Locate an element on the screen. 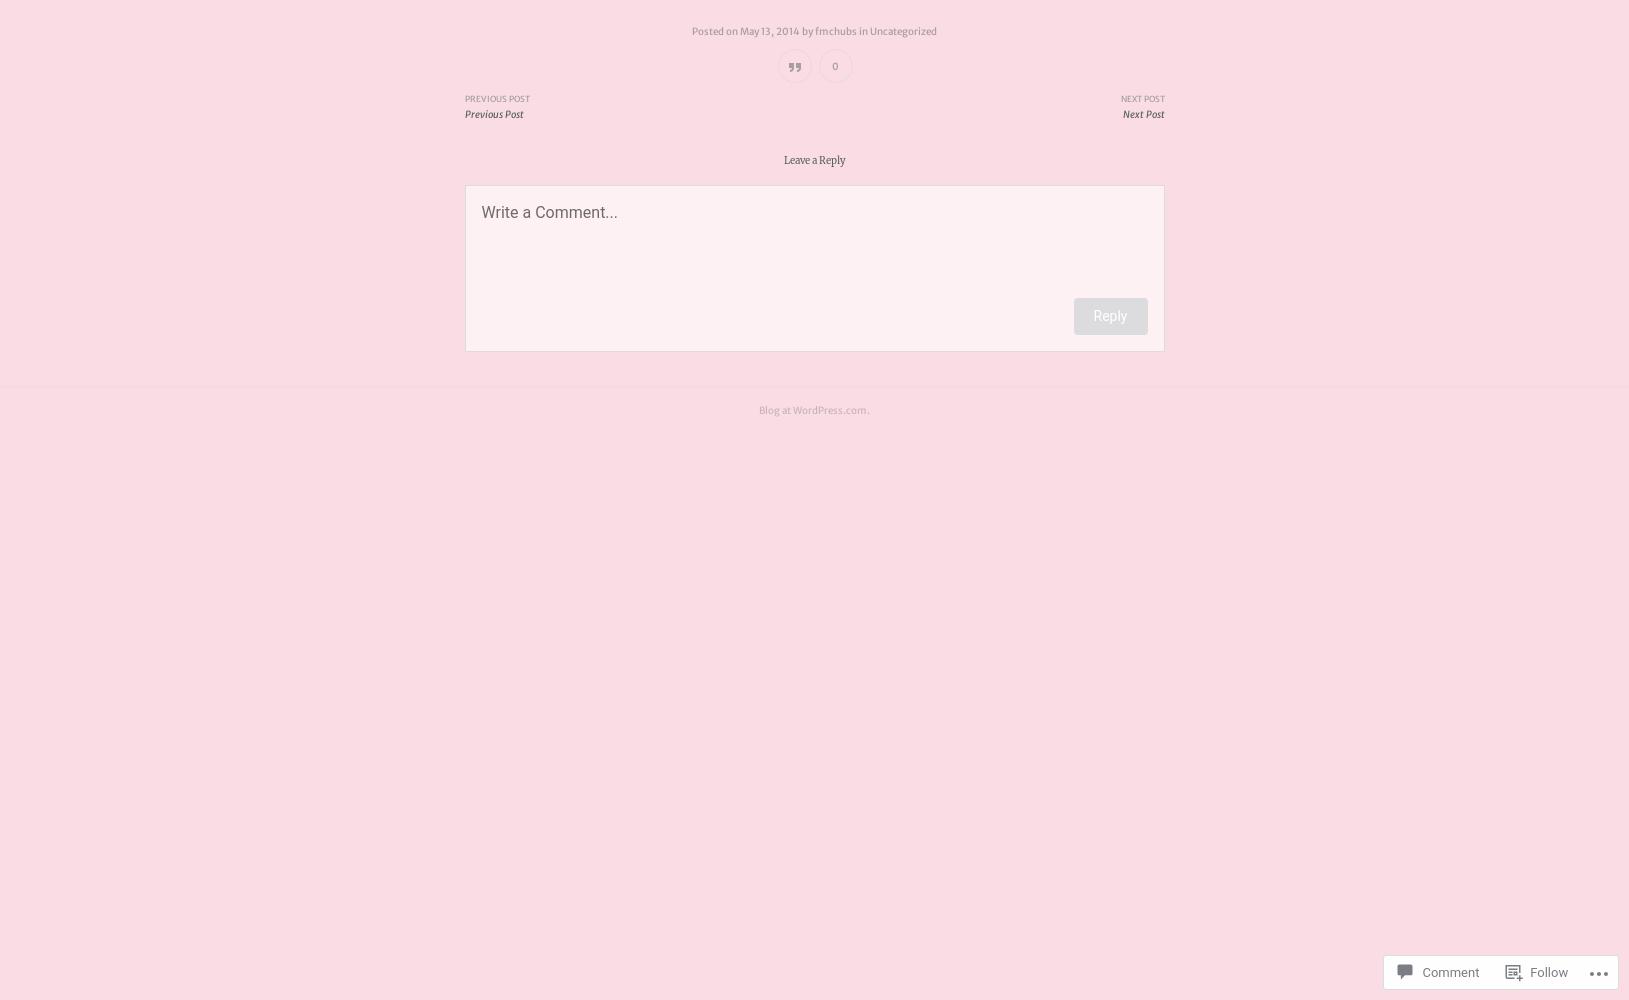 The width and height of the screenshot is (1629, 1000). '0' is located at coordinates (835, 65).